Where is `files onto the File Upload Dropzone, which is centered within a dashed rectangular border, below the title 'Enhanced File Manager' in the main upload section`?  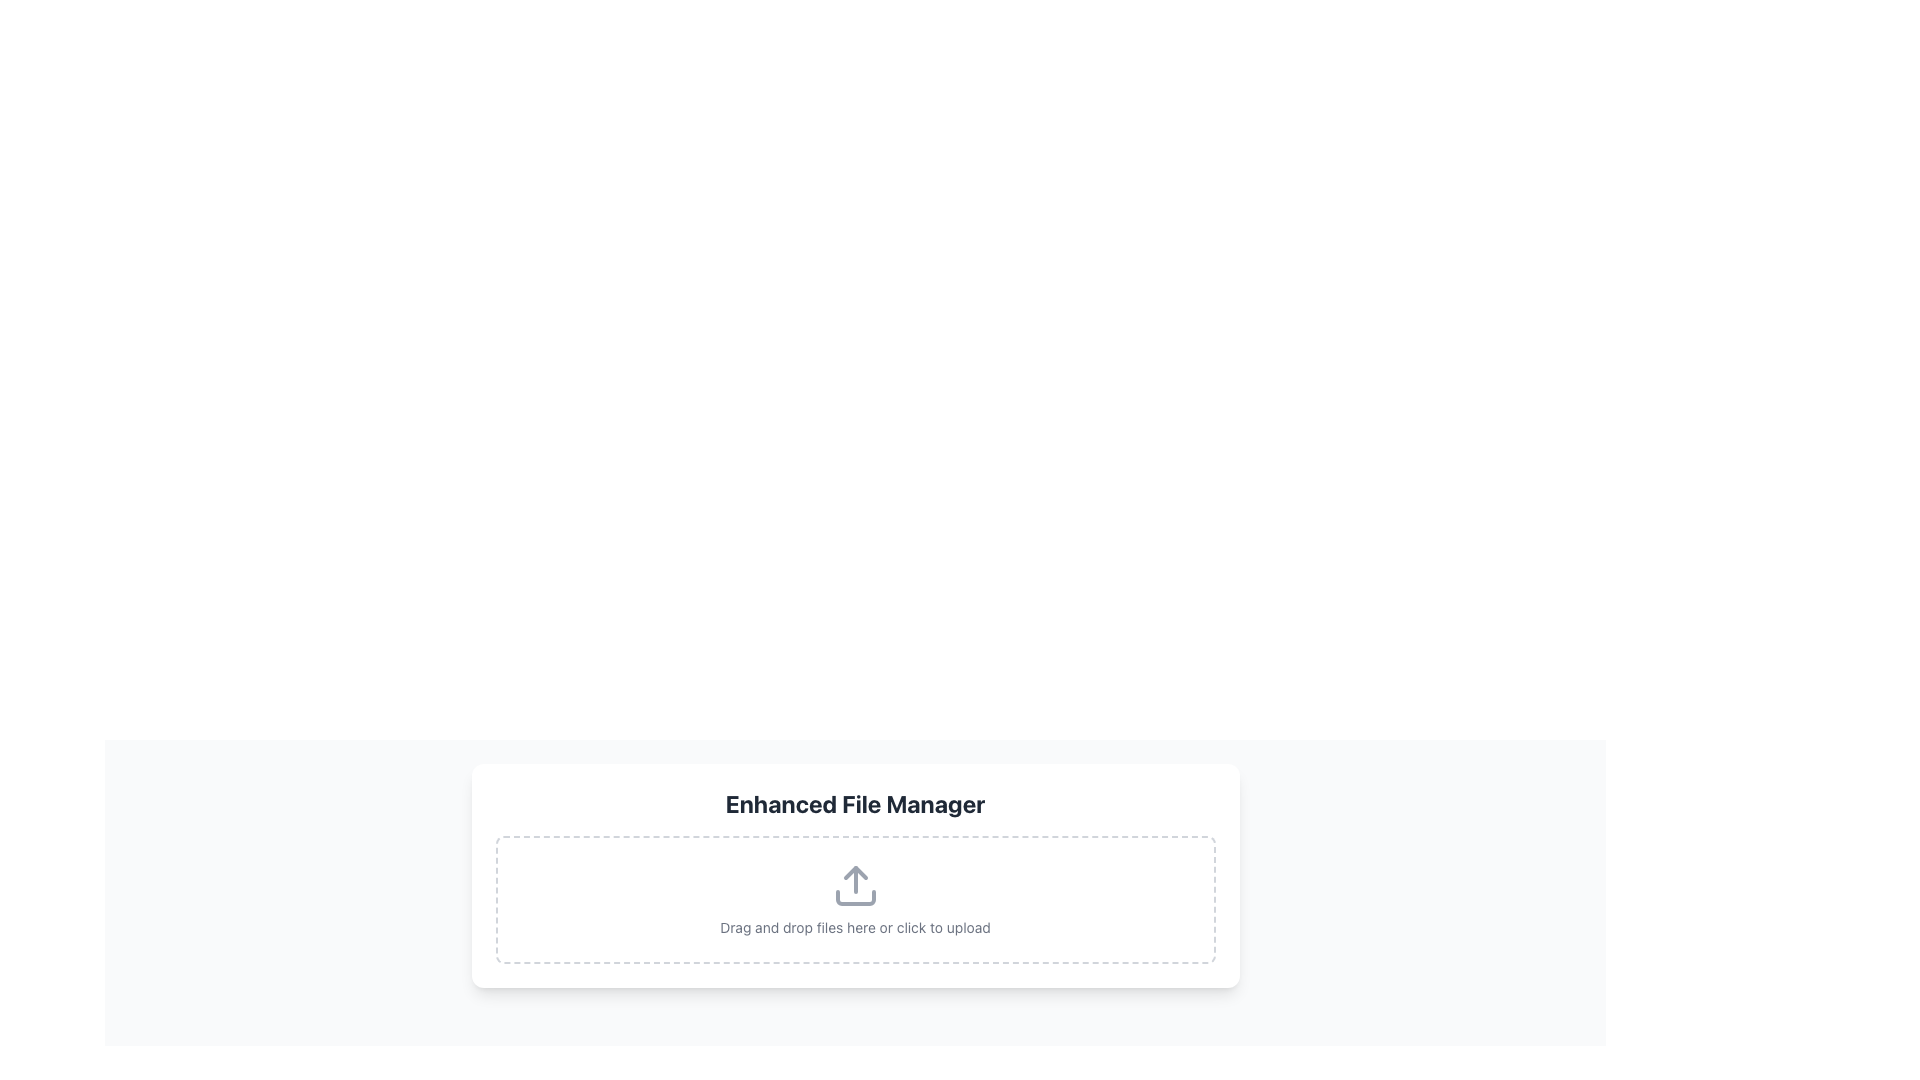 files onto the File Upload Dropzone, which is centered within a dashed rectangular border, below the title 'Enhanced File Manager' in the main upload section is located at coordinates (855, 898).